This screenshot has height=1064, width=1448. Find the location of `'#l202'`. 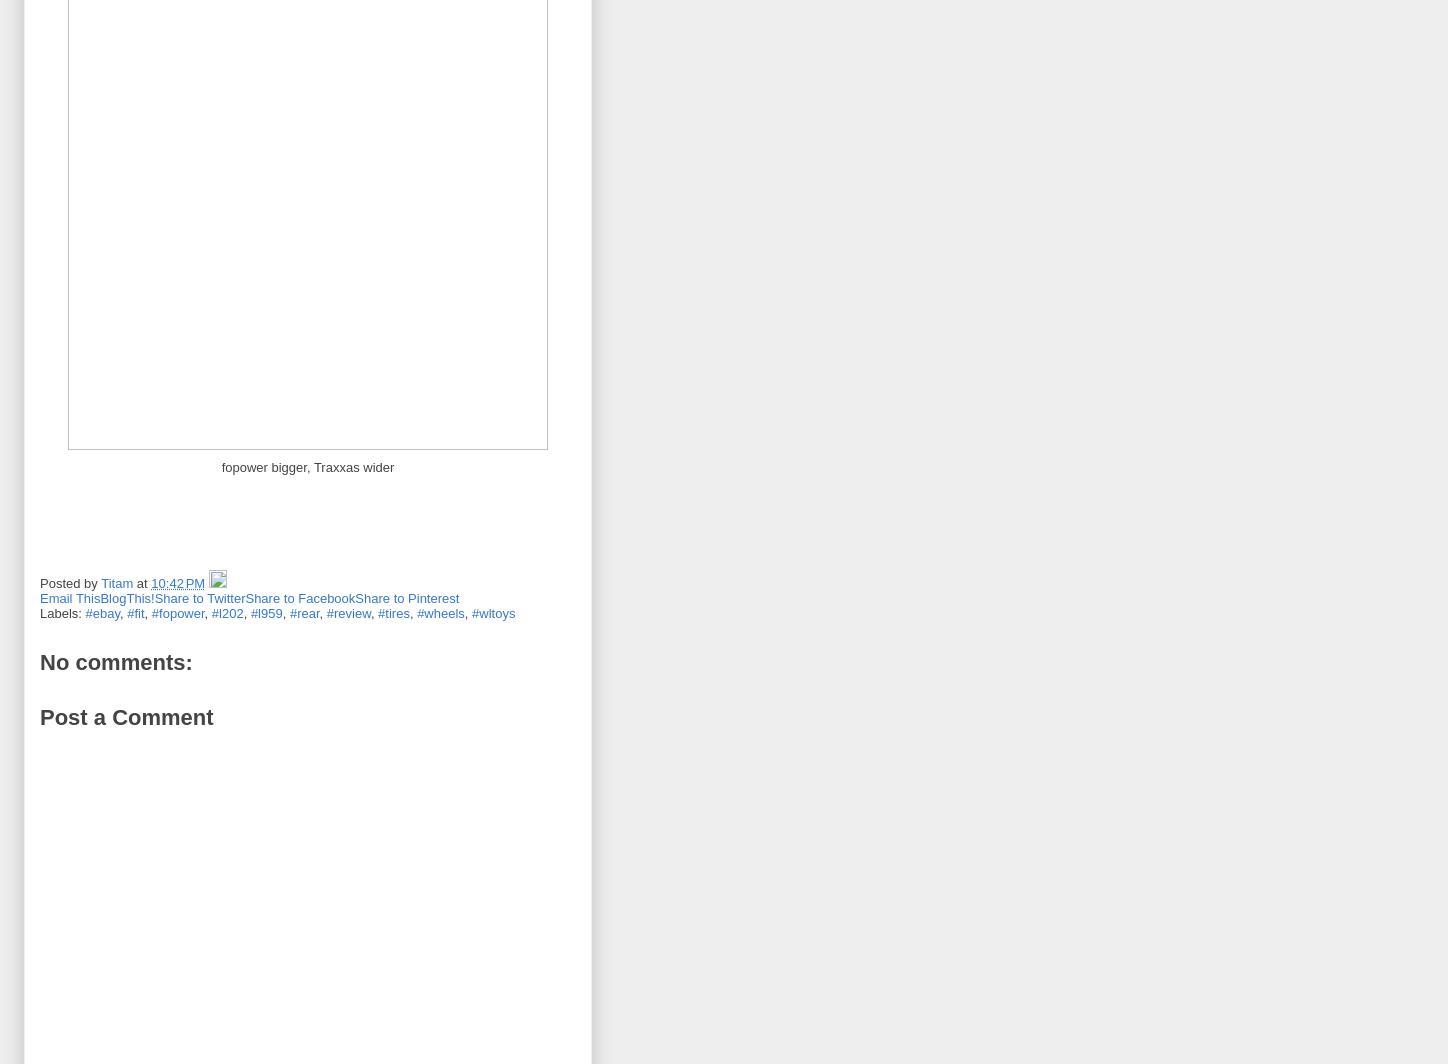

'#l202' is located at coordinates (227, 612).